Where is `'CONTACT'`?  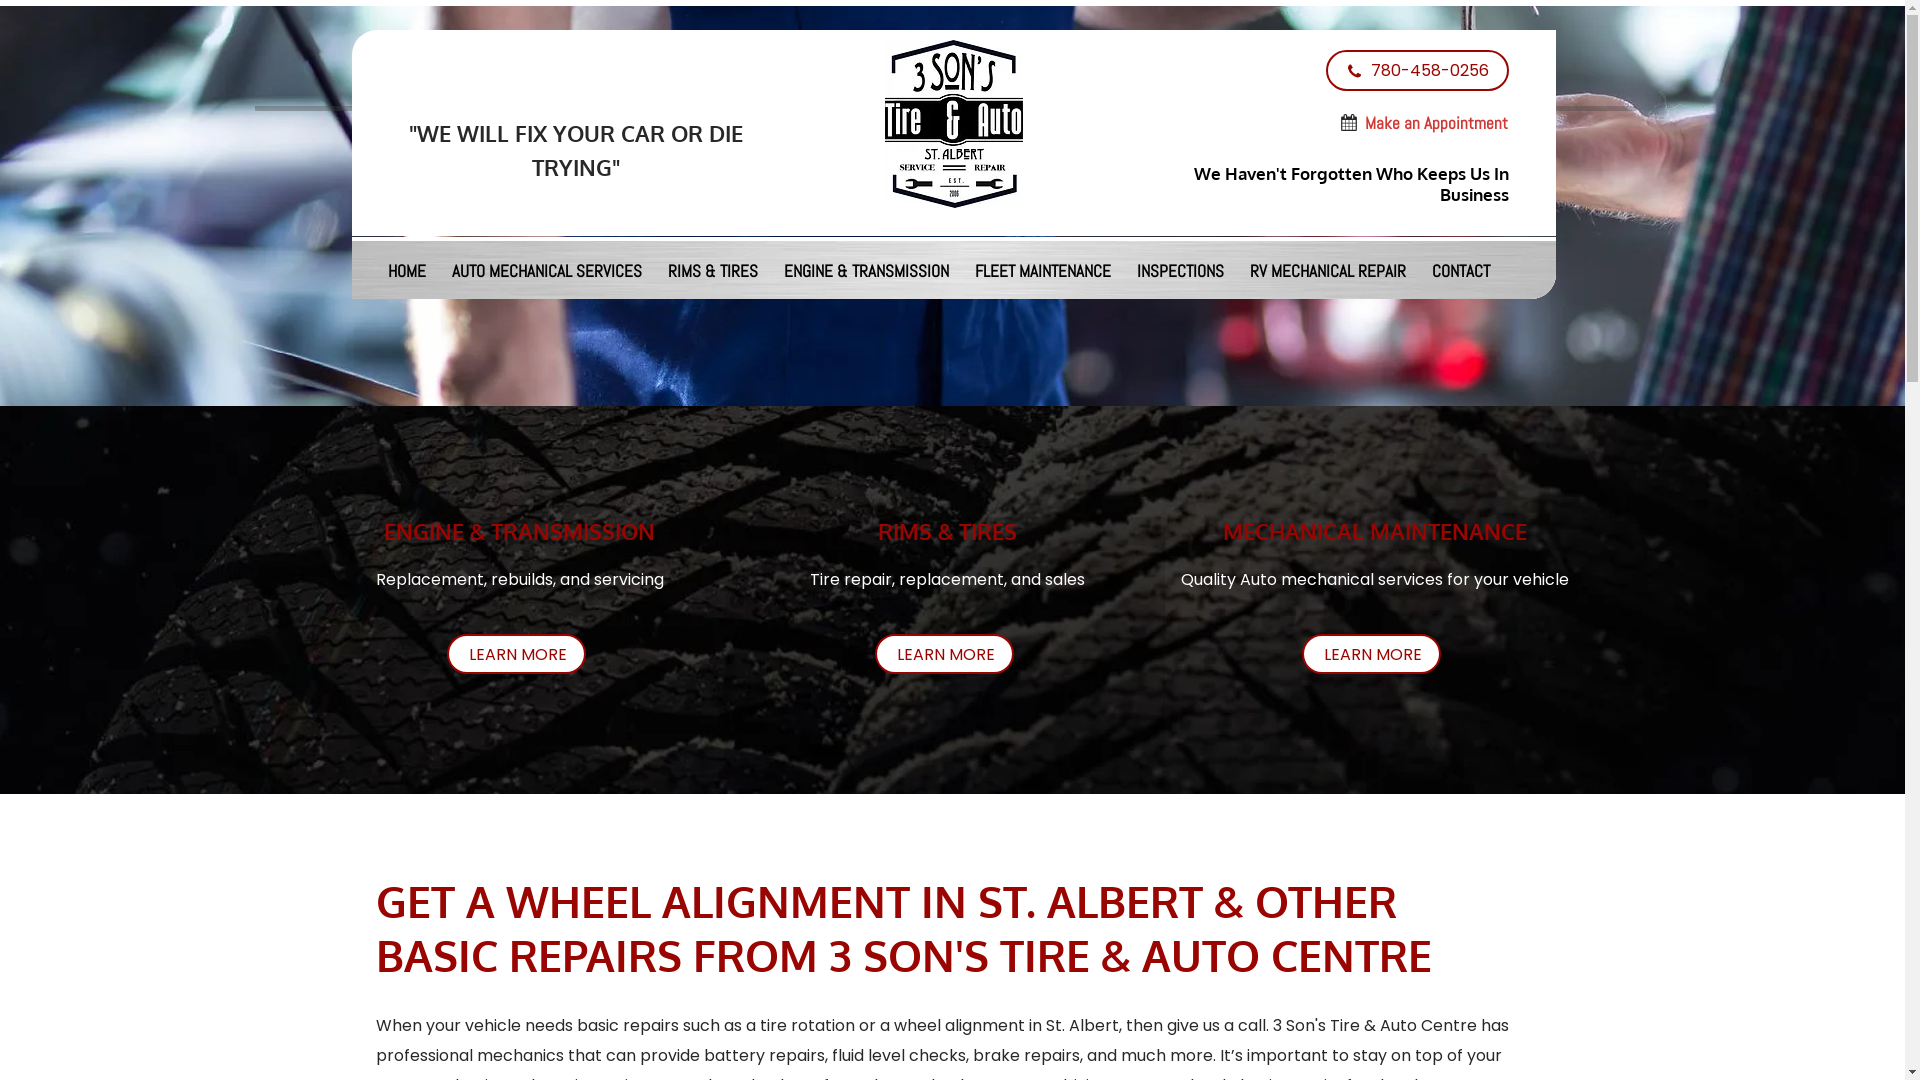
'CONTACT' is located at coordinates (1418, 270).